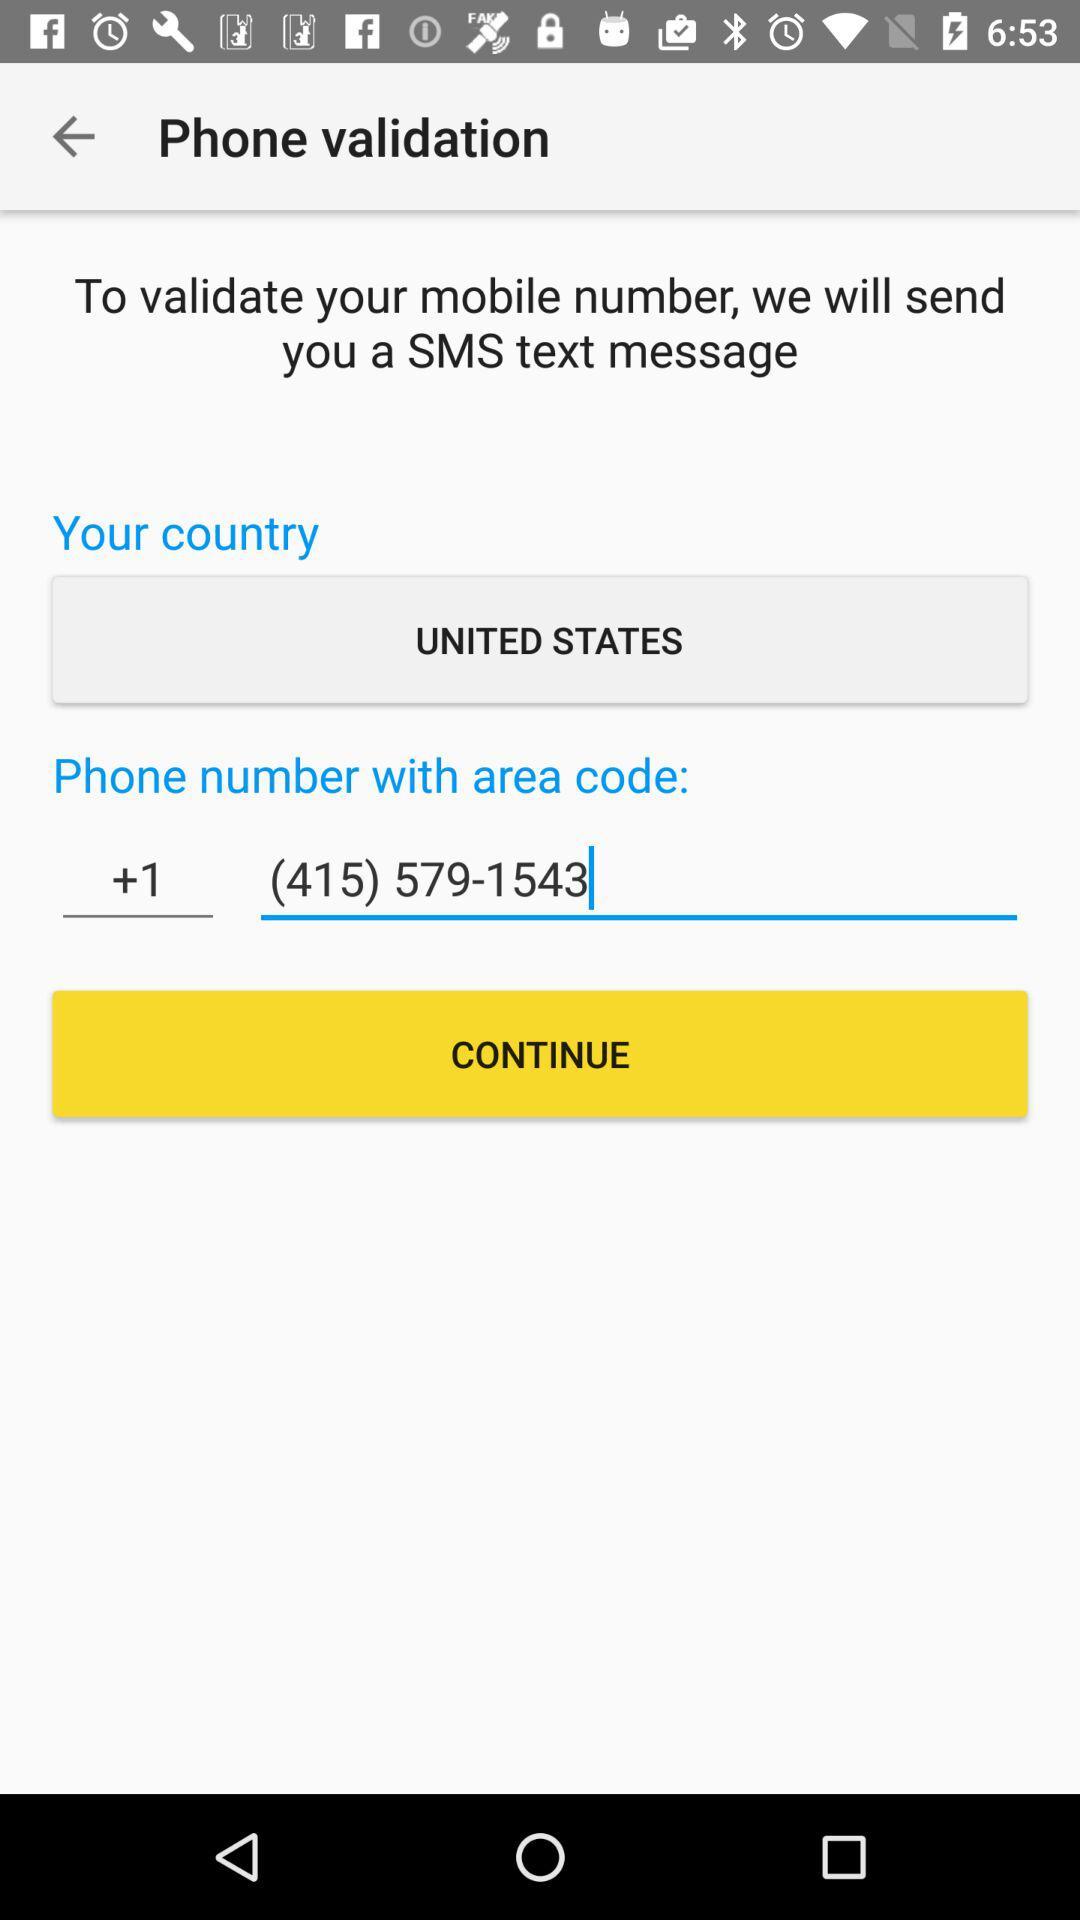  I want to click on item above to validate your, so click(72, 135).